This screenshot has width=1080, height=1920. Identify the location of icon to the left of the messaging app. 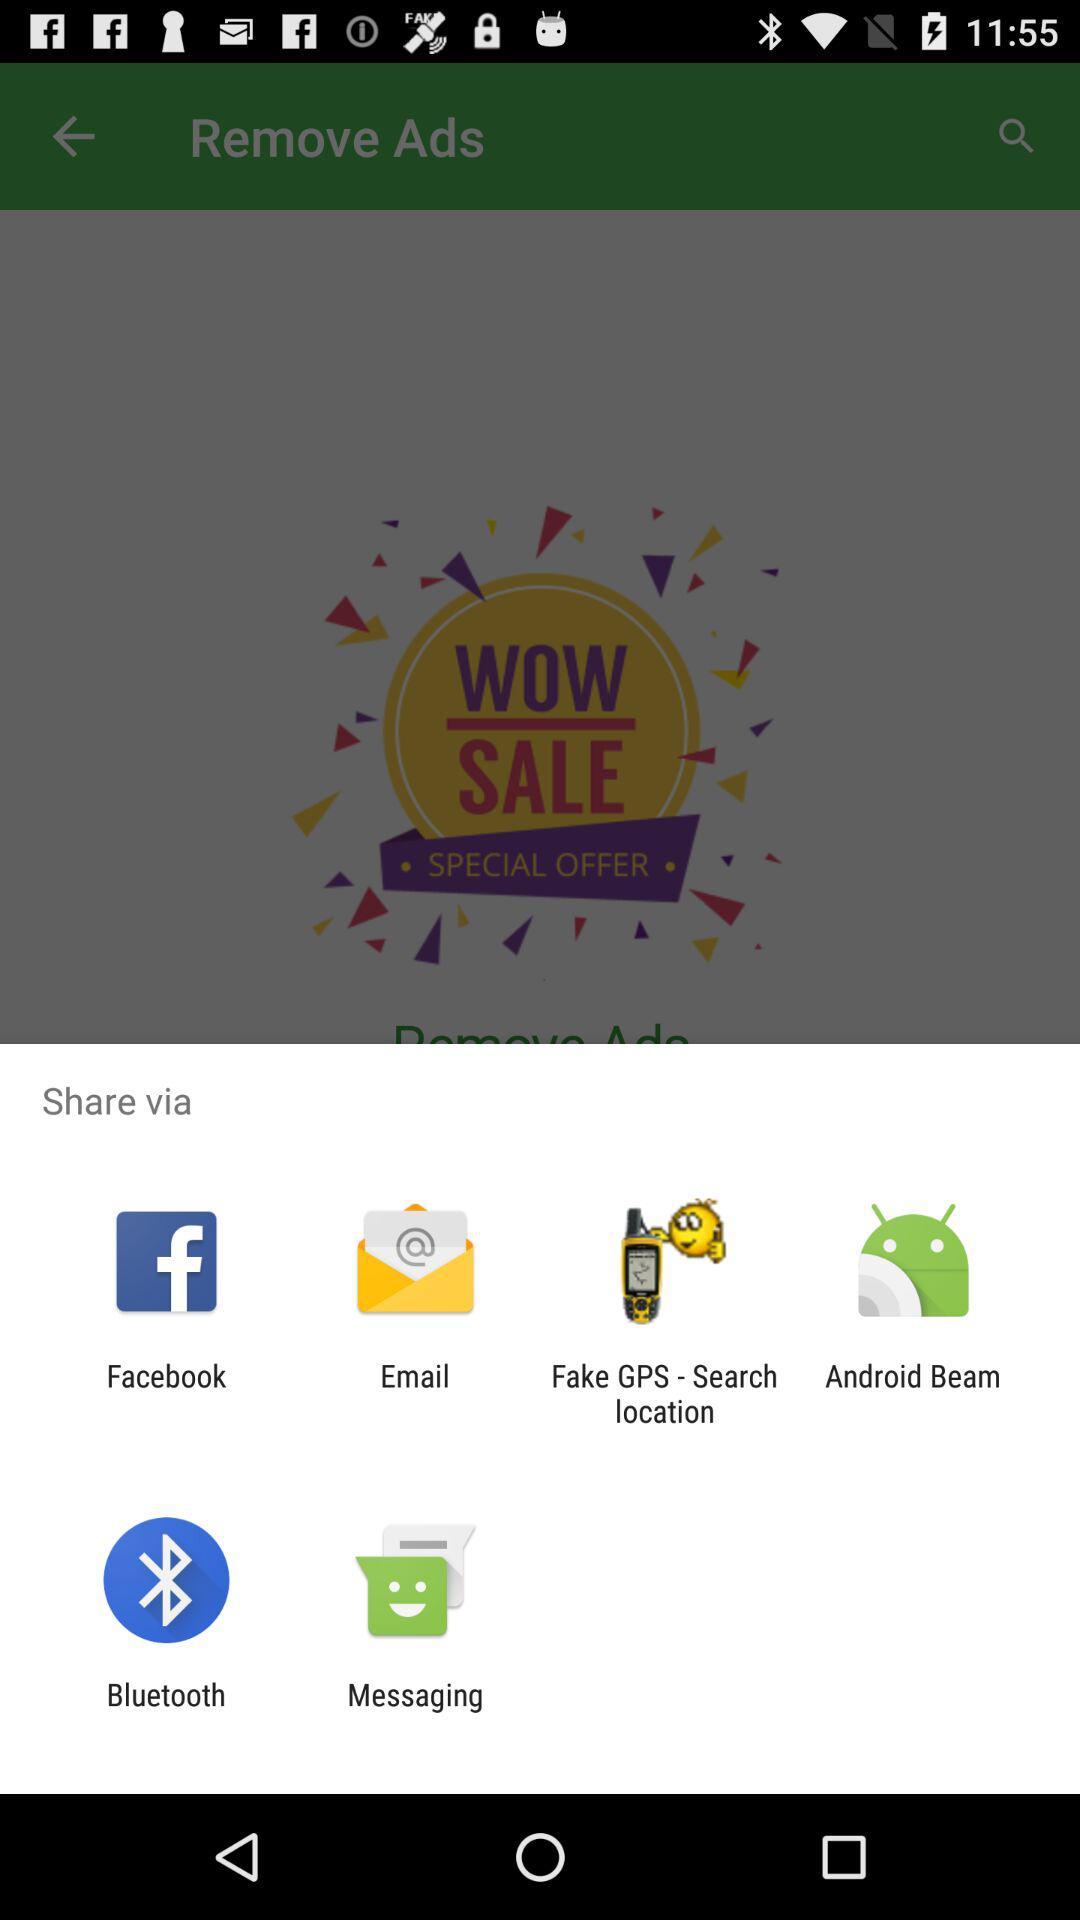
(165, 1711).